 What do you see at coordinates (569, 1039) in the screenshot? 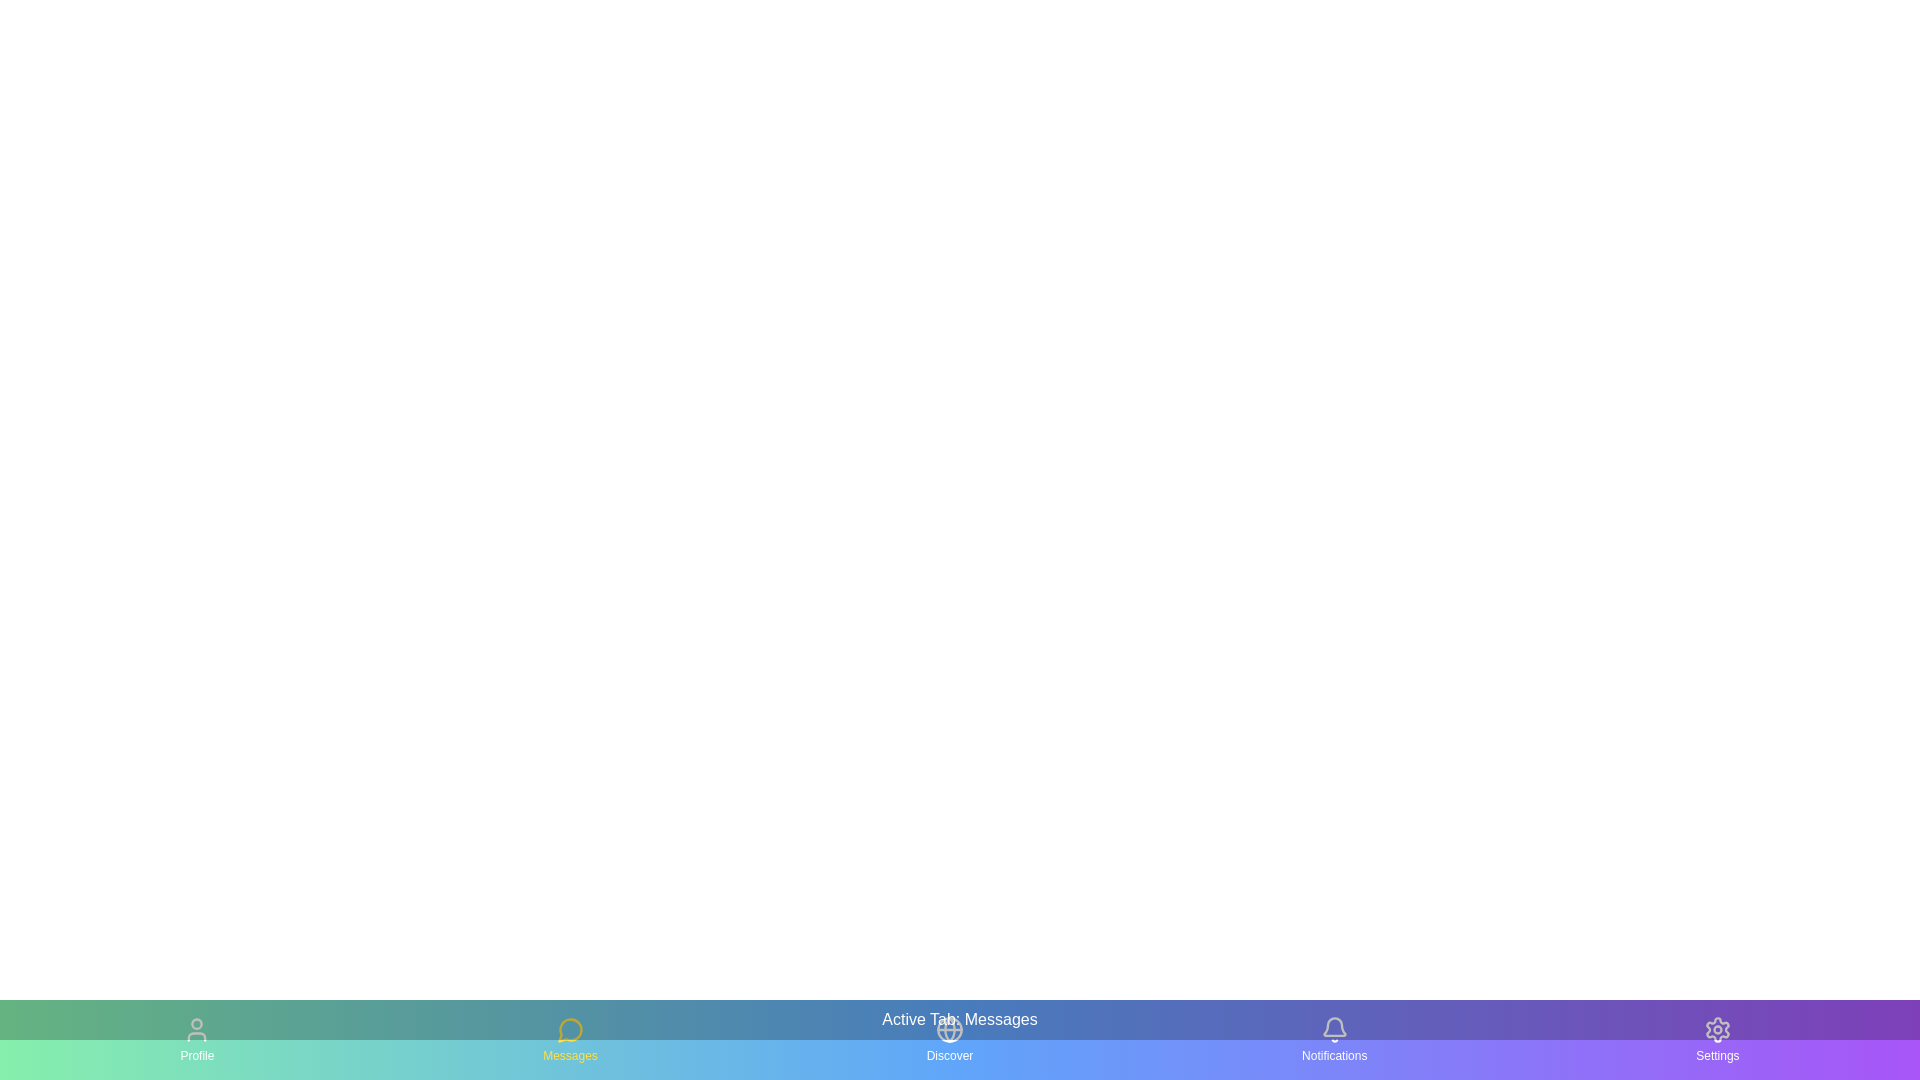
I see `the tab labeled Messages` at bounding box center [569, 1039].